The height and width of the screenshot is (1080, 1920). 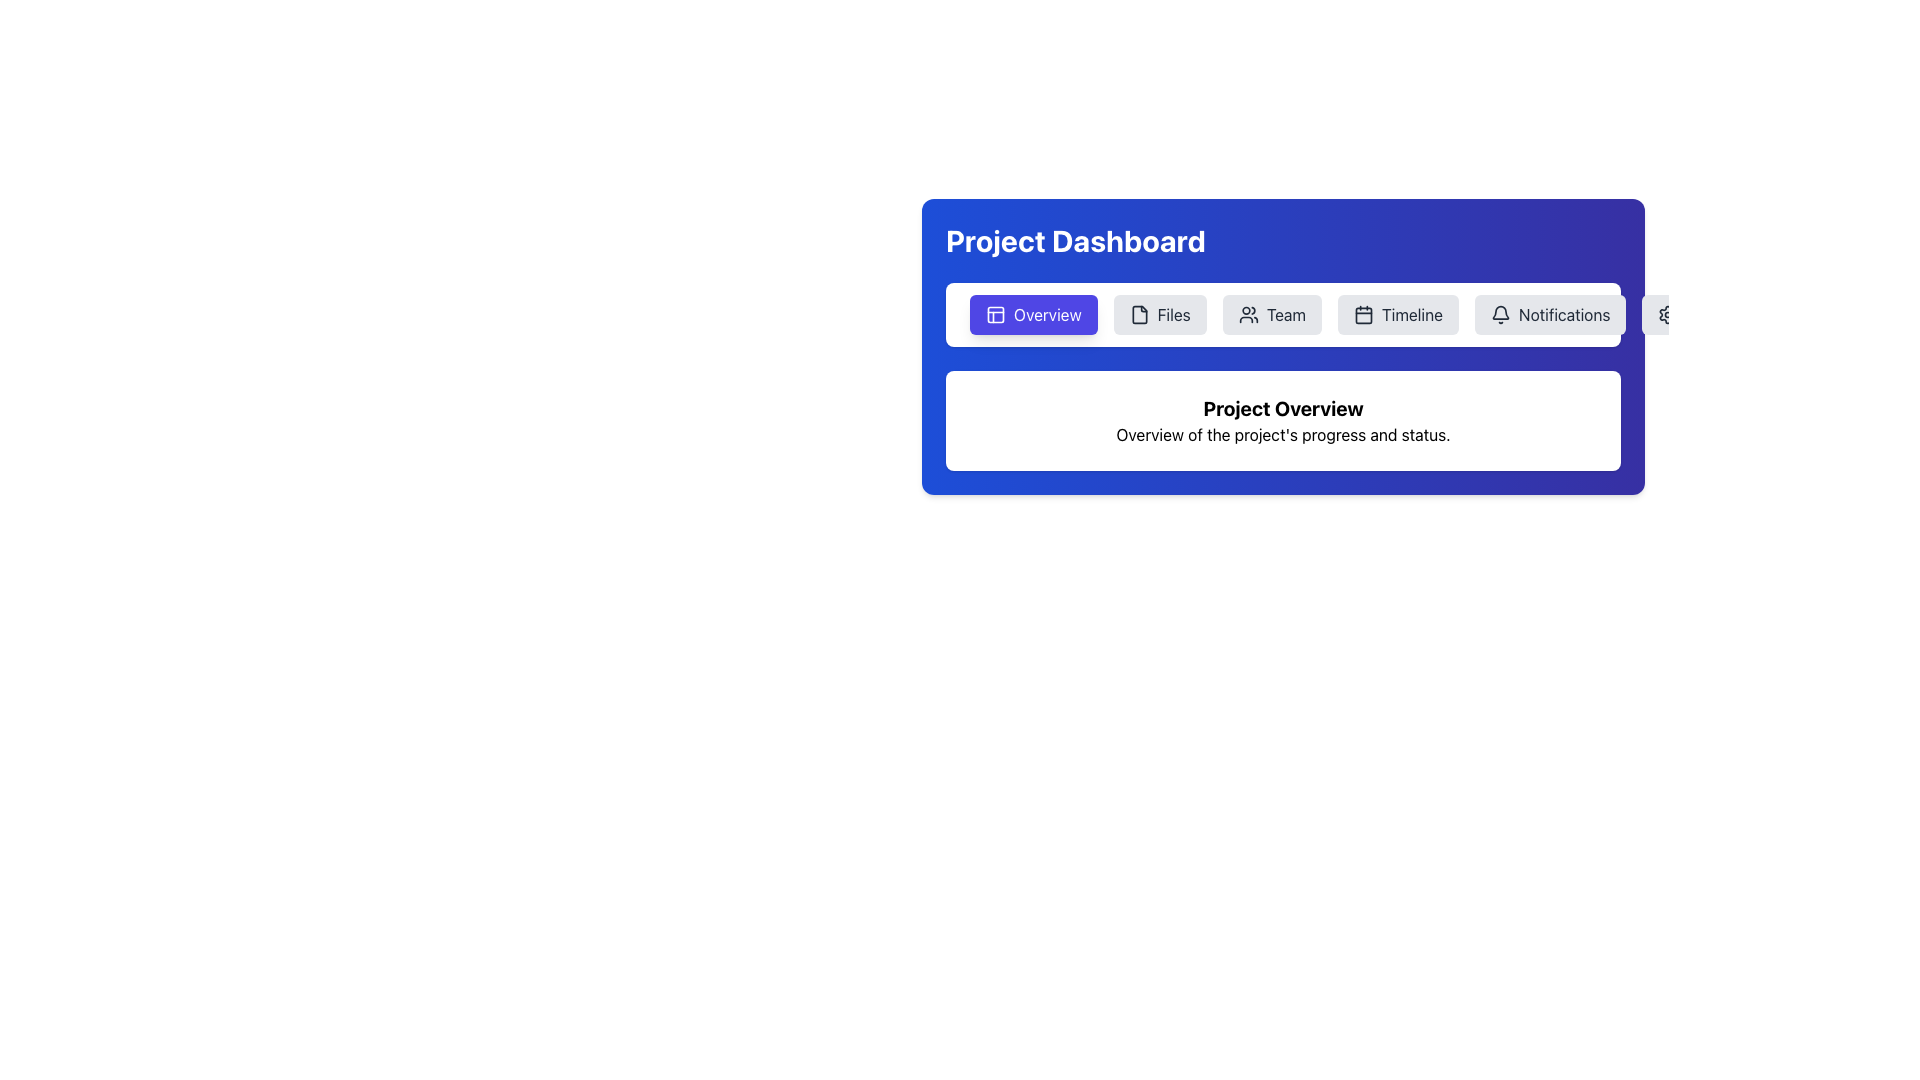 What do you see at coordinates (1271, 315) in the screenshot?
I see `the 'Team' button, which is a horizontally rectangular button with a light gray background and a black icon of two people followed by the text 'Team'` at bounding box center [1271, 315].